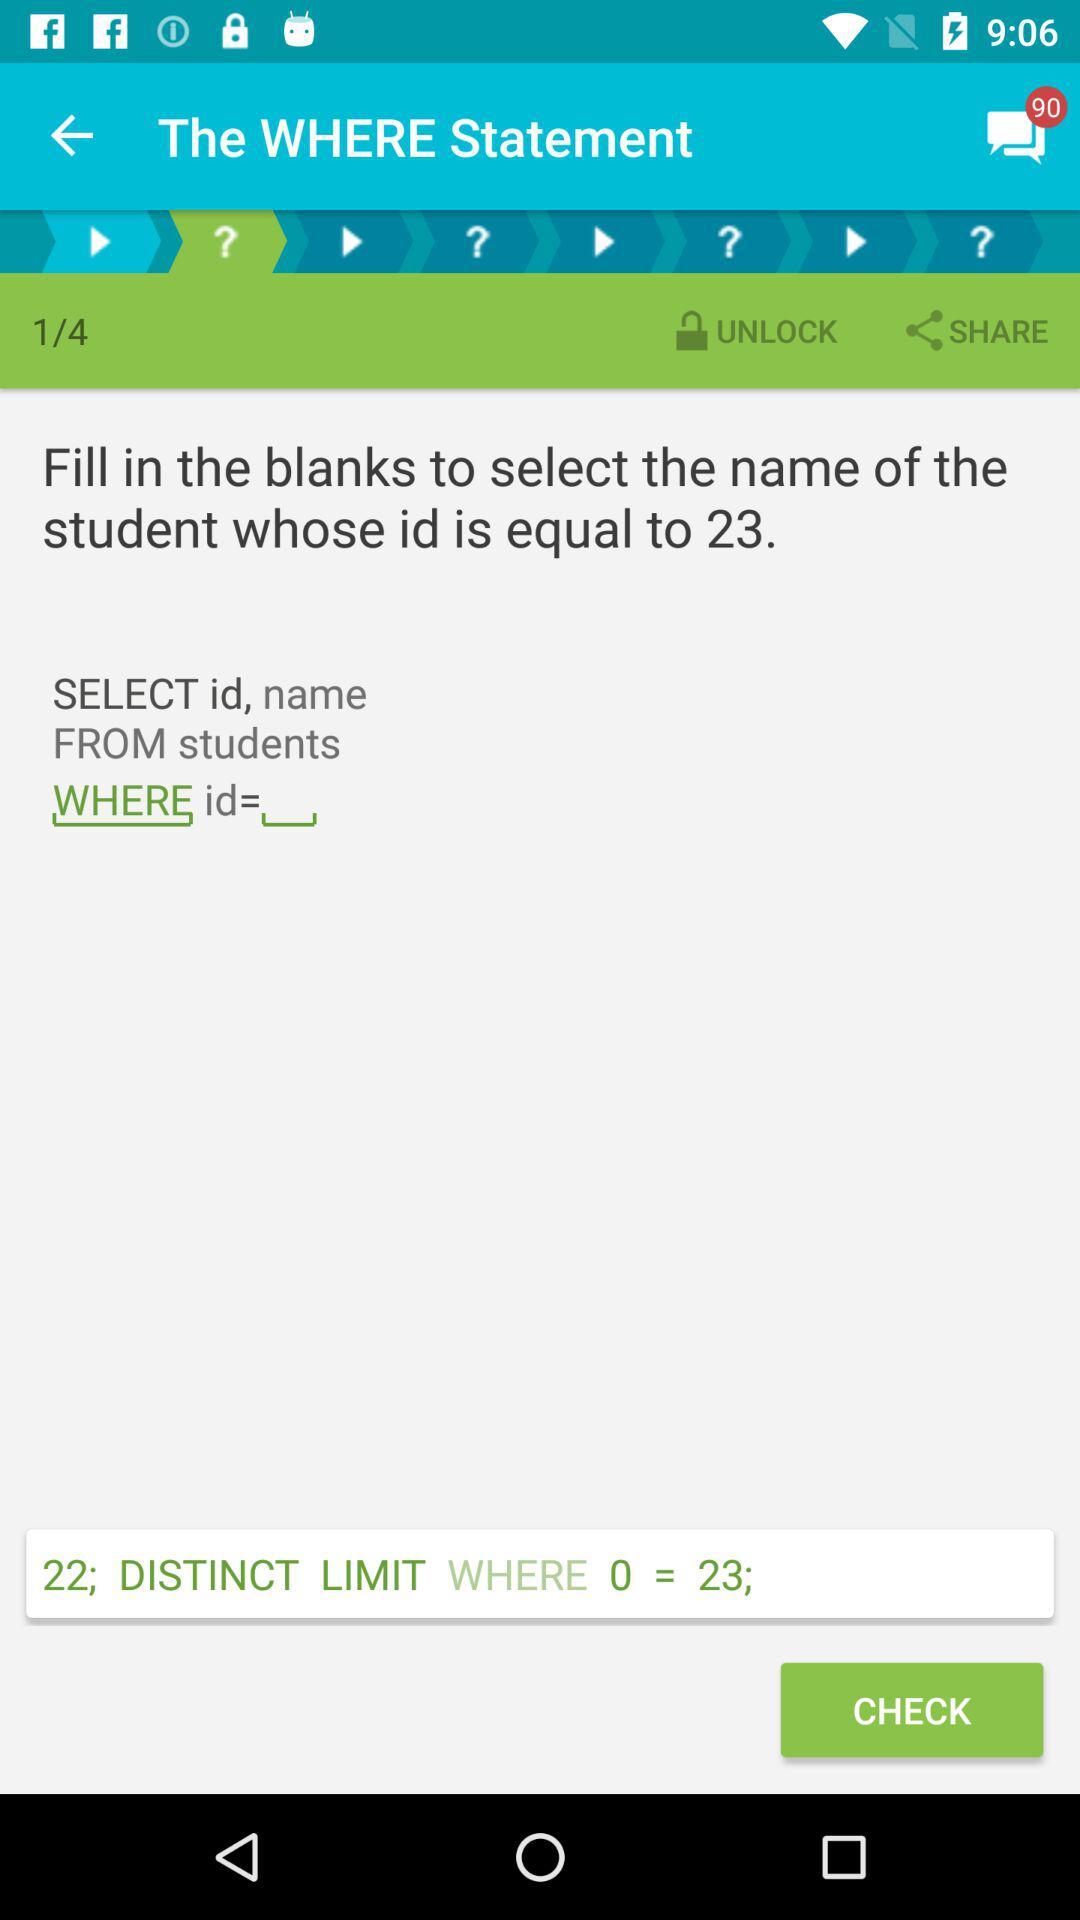 This screenshot has width=1080, height=1920. What do you see at coordinates (729, 240) in the screenshot?
I see `help menu` at bounding box center [729, 240].